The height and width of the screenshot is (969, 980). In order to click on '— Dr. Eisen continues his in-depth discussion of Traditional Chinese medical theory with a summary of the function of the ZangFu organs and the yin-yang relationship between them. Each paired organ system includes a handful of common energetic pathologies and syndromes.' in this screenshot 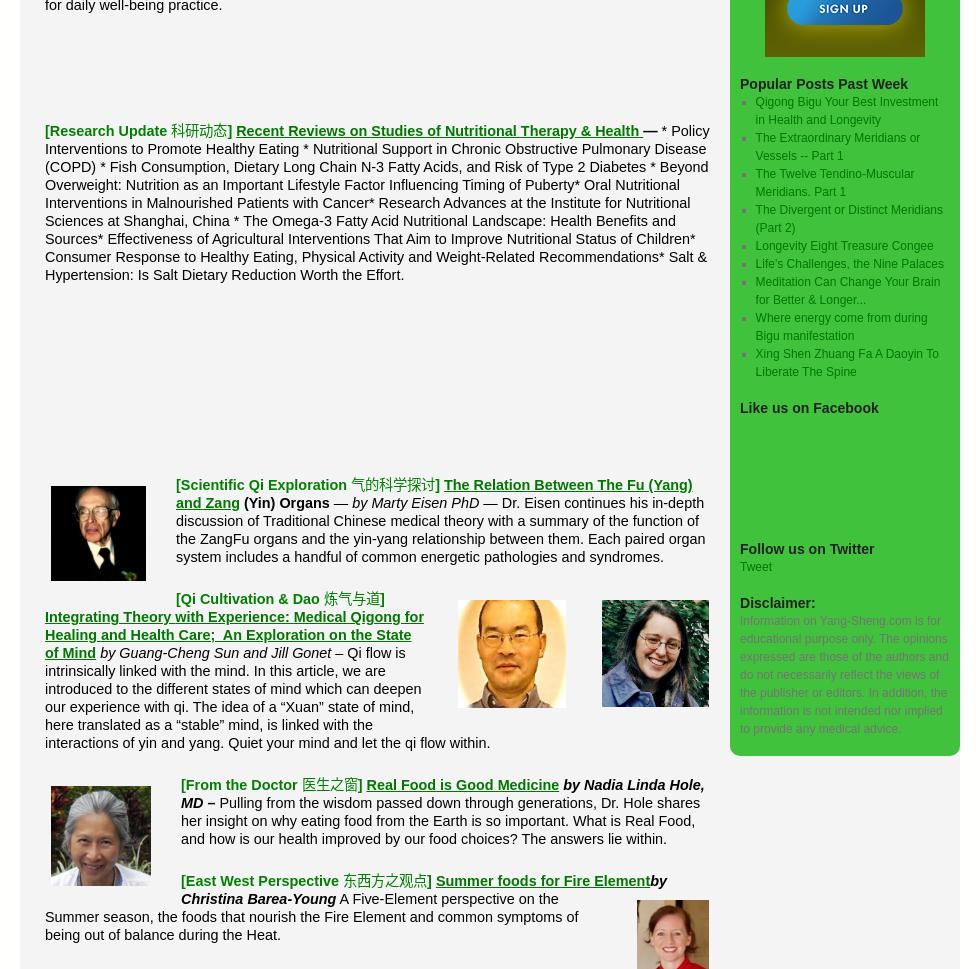, I will do `click(440, 530)`.